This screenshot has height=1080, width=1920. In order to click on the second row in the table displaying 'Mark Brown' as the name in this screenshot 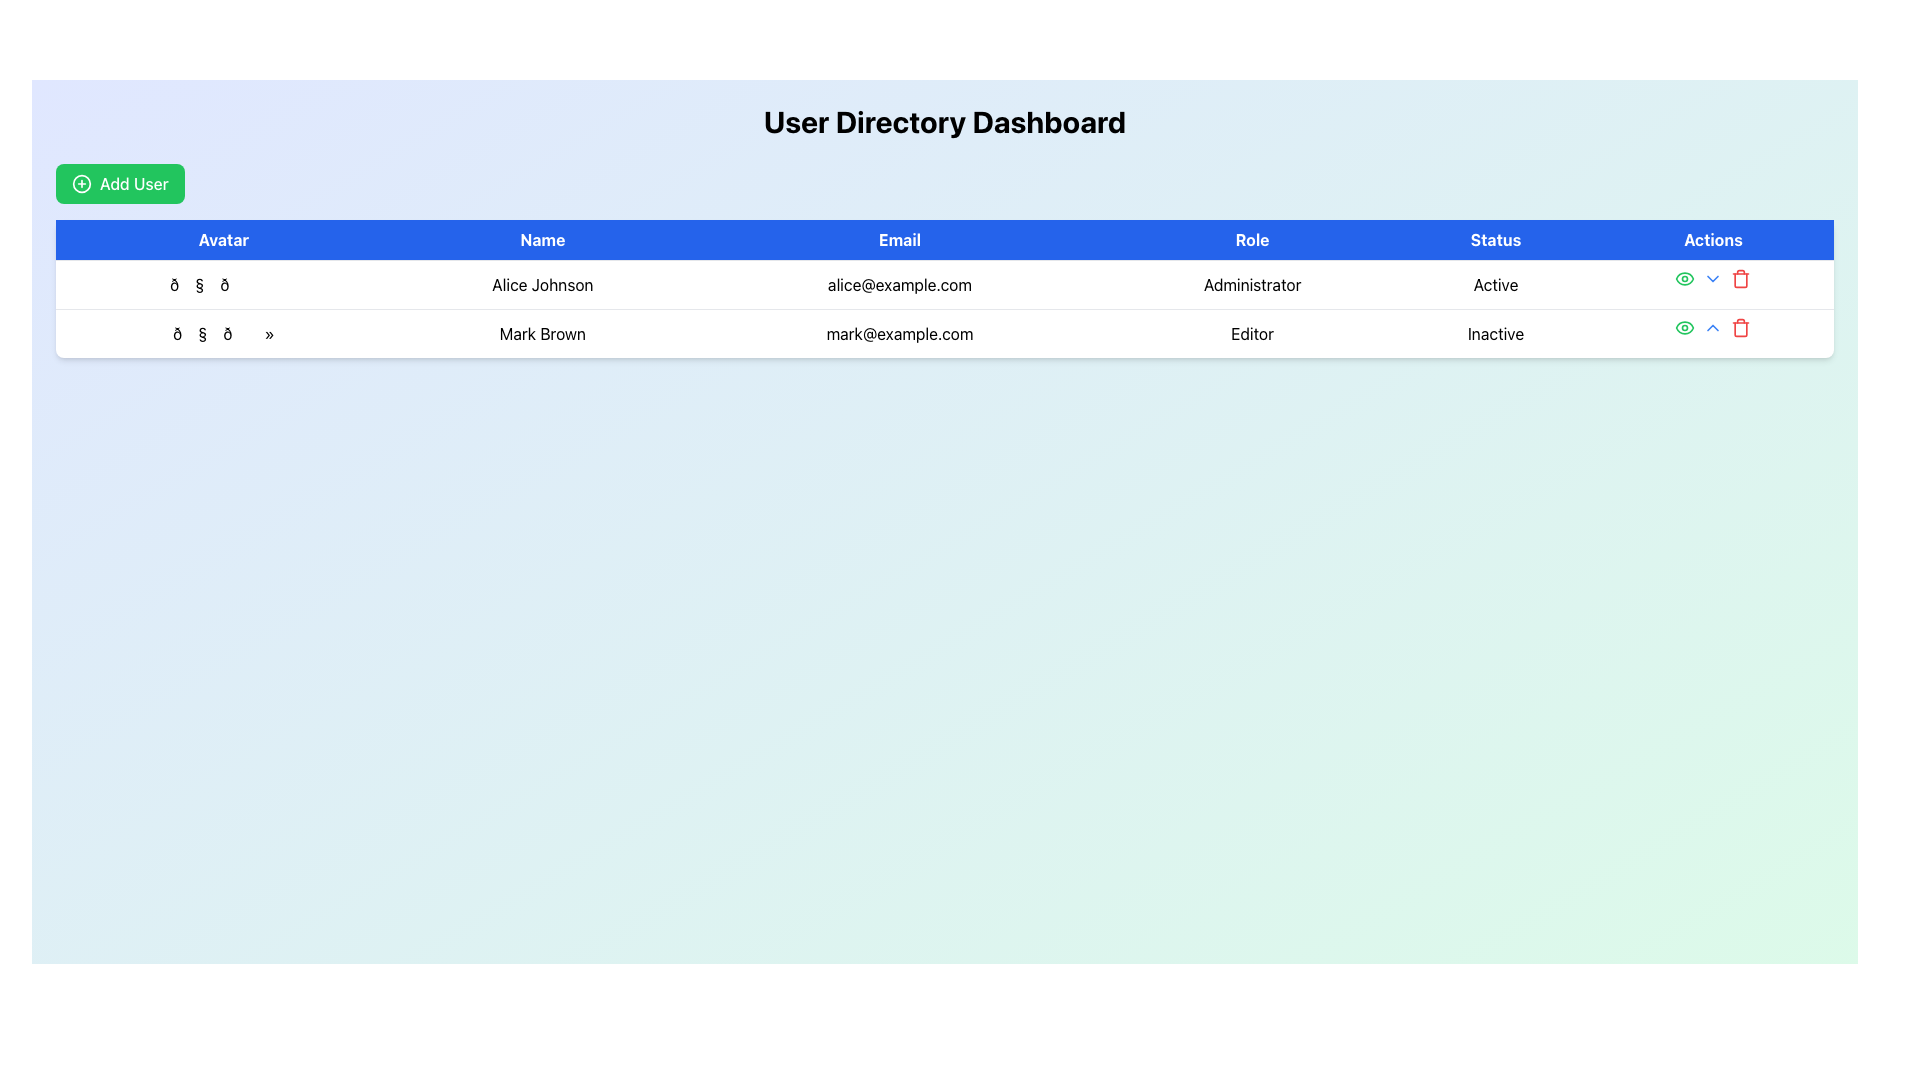, I will do `click(944, 332)`.